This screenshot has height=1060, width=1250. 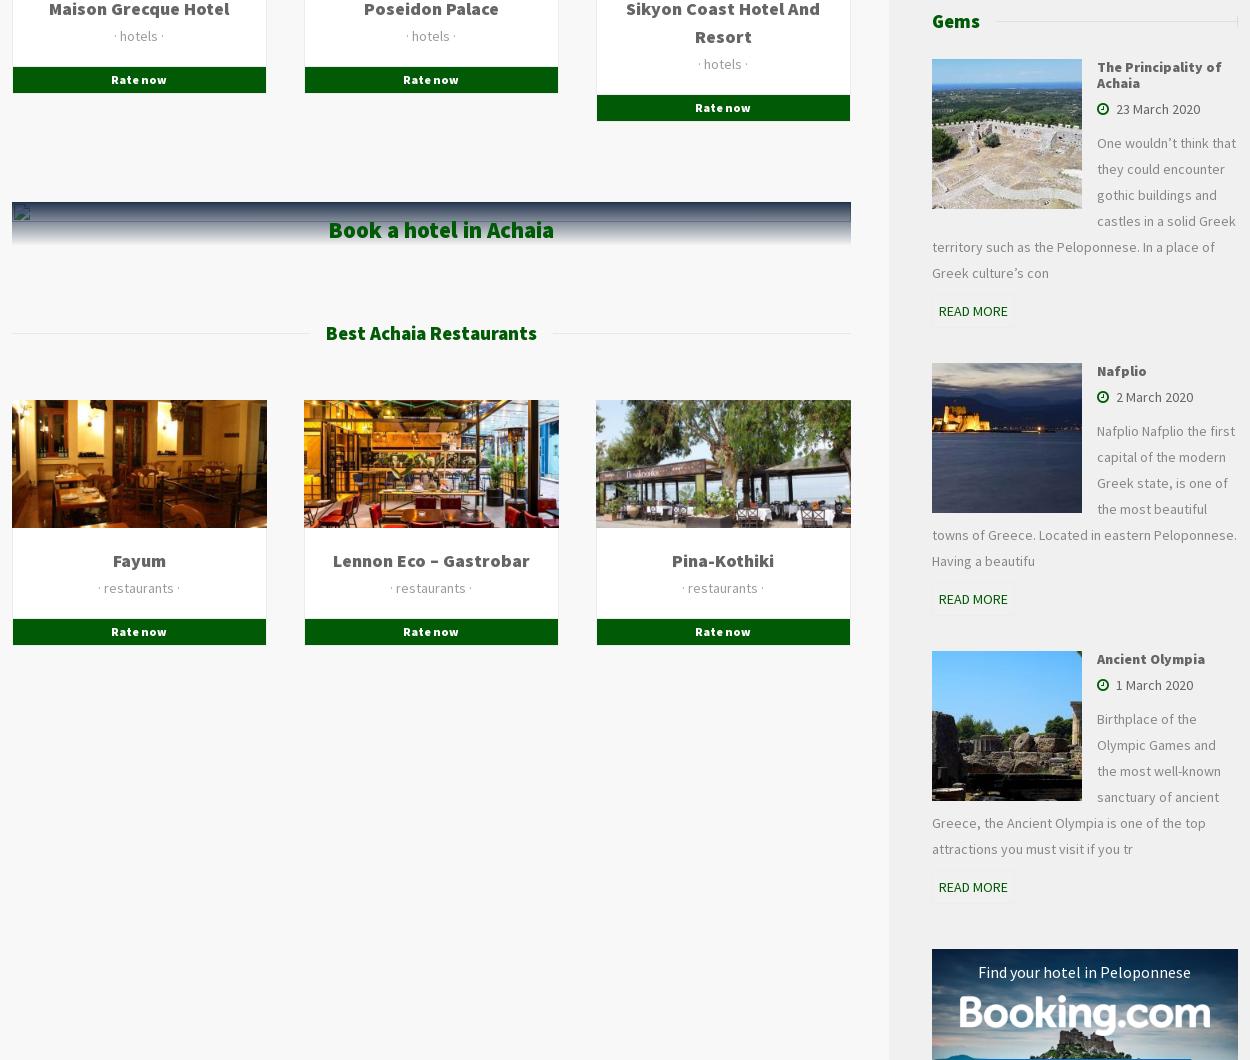 I want to click on '76 Monodendriou, Monodendri Patron 250-02', so click(x=776, y=519).